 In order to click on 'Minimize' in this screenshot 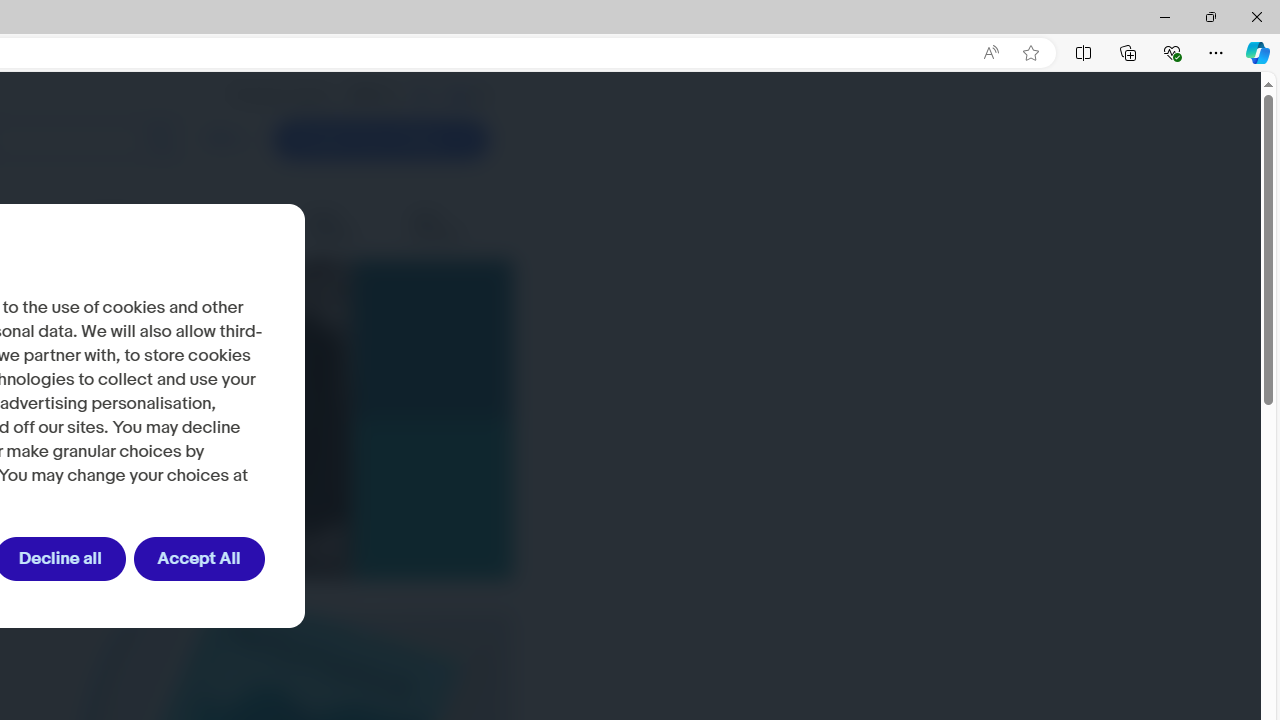, I will do `click(1164, 16)`.